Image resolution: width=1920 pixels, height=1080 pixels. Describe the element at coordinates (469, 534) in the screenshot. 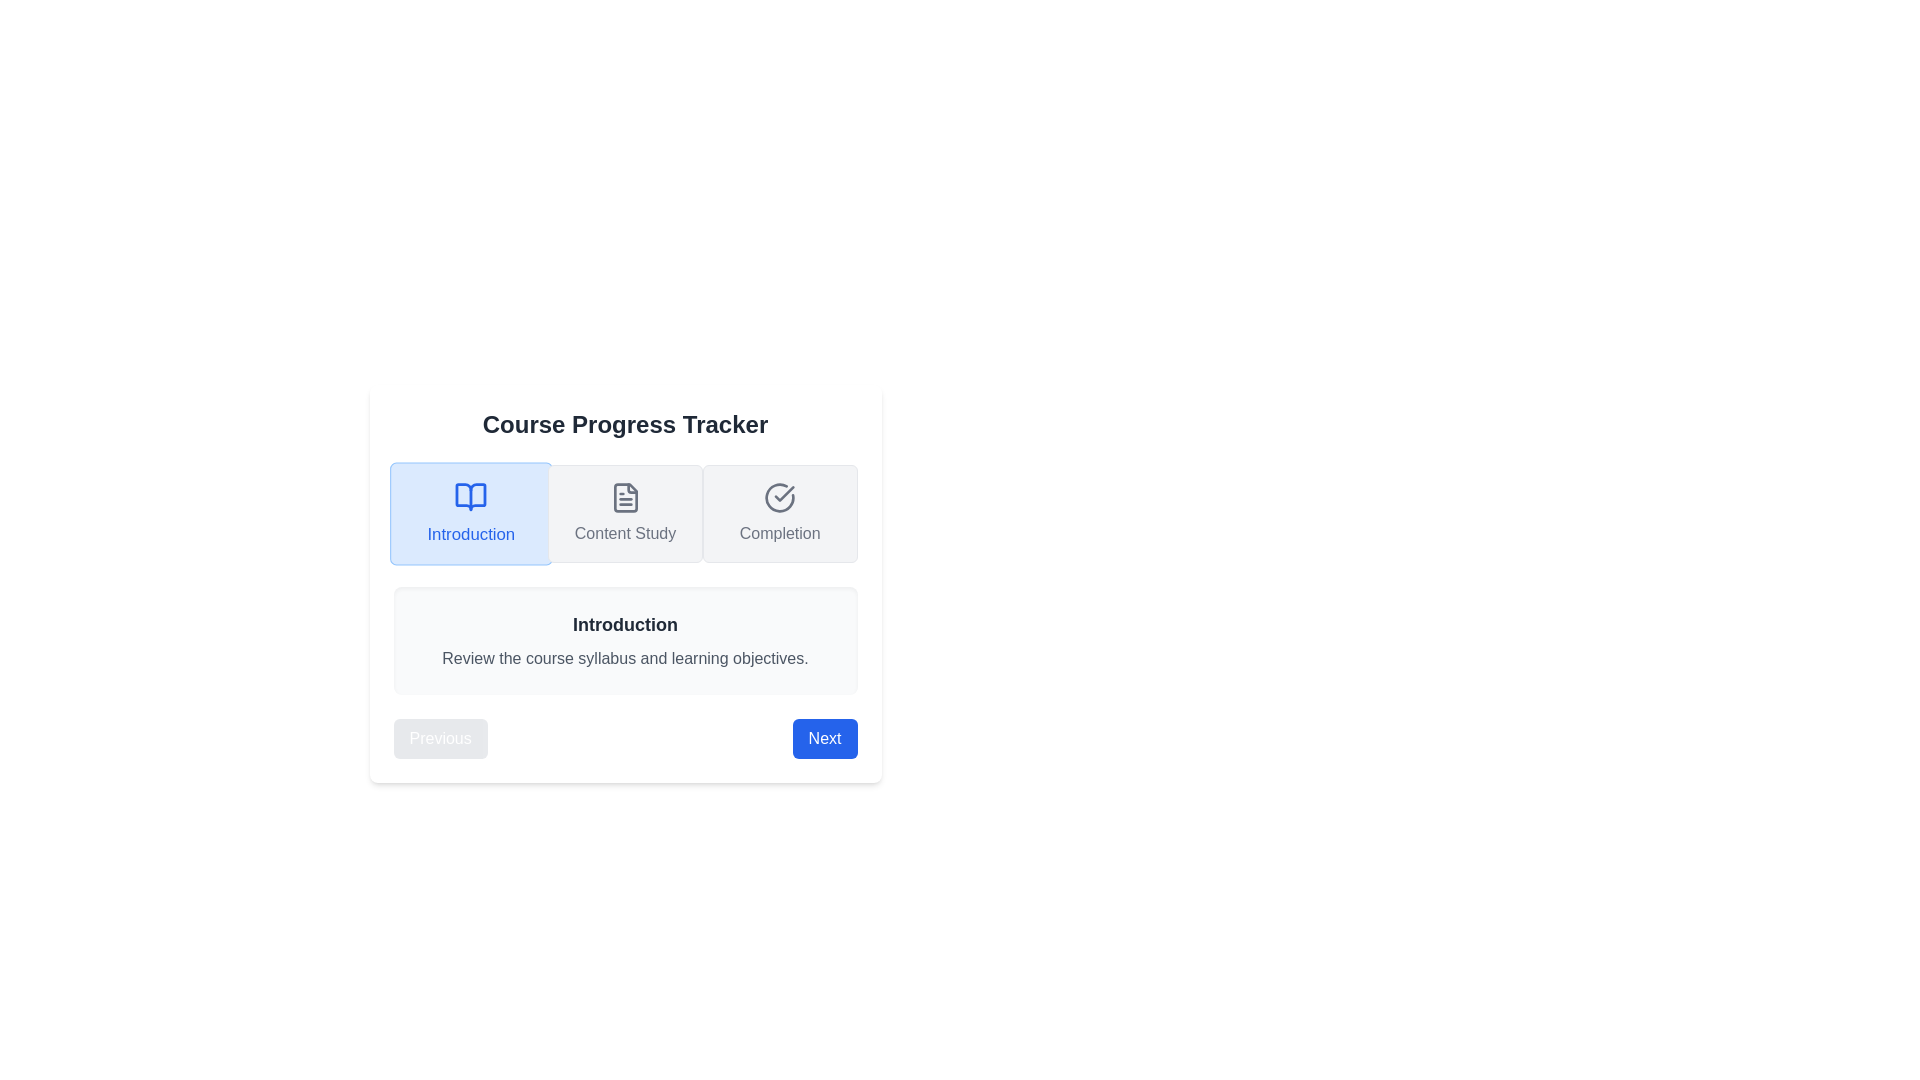

I see `the text label reading 'Introduction' styled in blue, located beneath the open book icon` at that location.